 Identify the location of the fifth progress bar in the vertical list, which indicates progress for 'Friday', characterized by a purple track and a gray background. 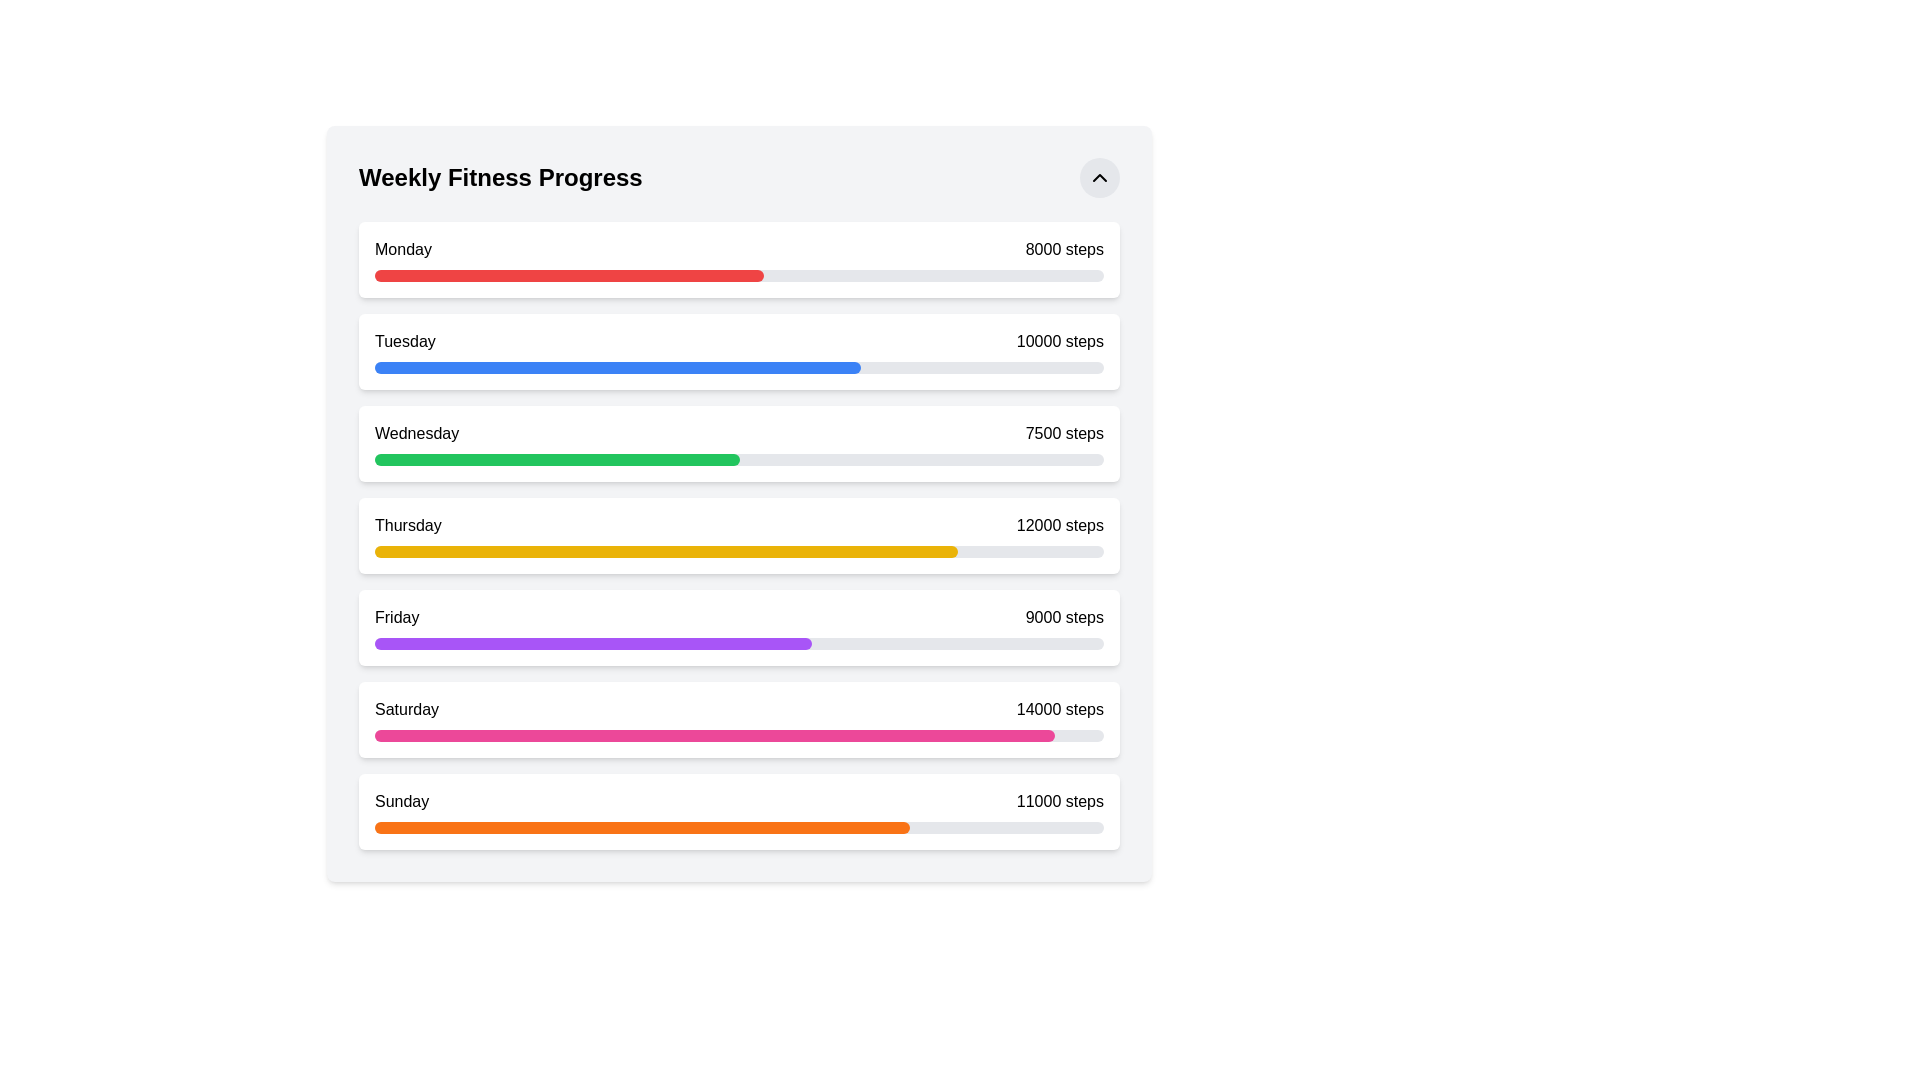
(738, 644).